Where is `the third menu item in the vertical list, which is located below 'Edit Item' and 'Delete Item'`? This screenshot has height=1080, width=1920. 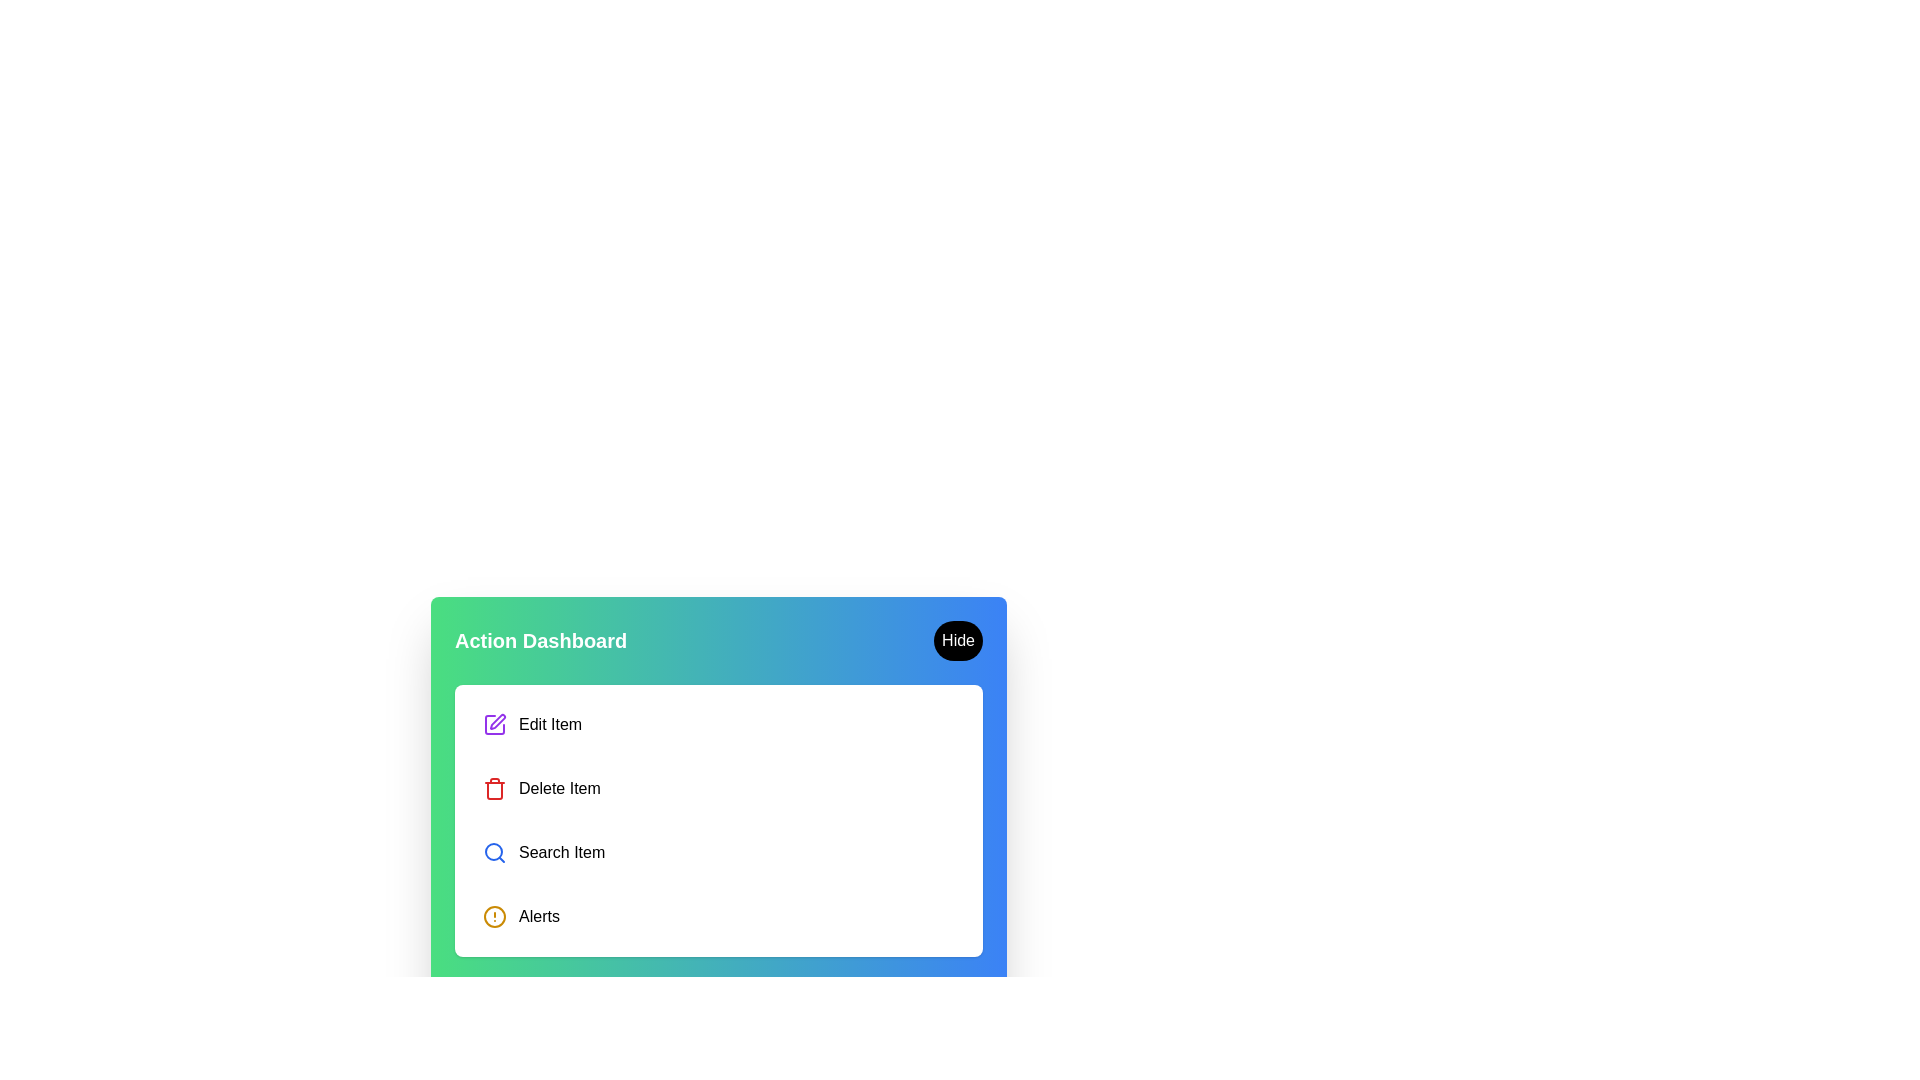
the third menu item in the vertical list, which is located below 'Edit Item' and 'Delete Item' is located at coordinates (719, 852).